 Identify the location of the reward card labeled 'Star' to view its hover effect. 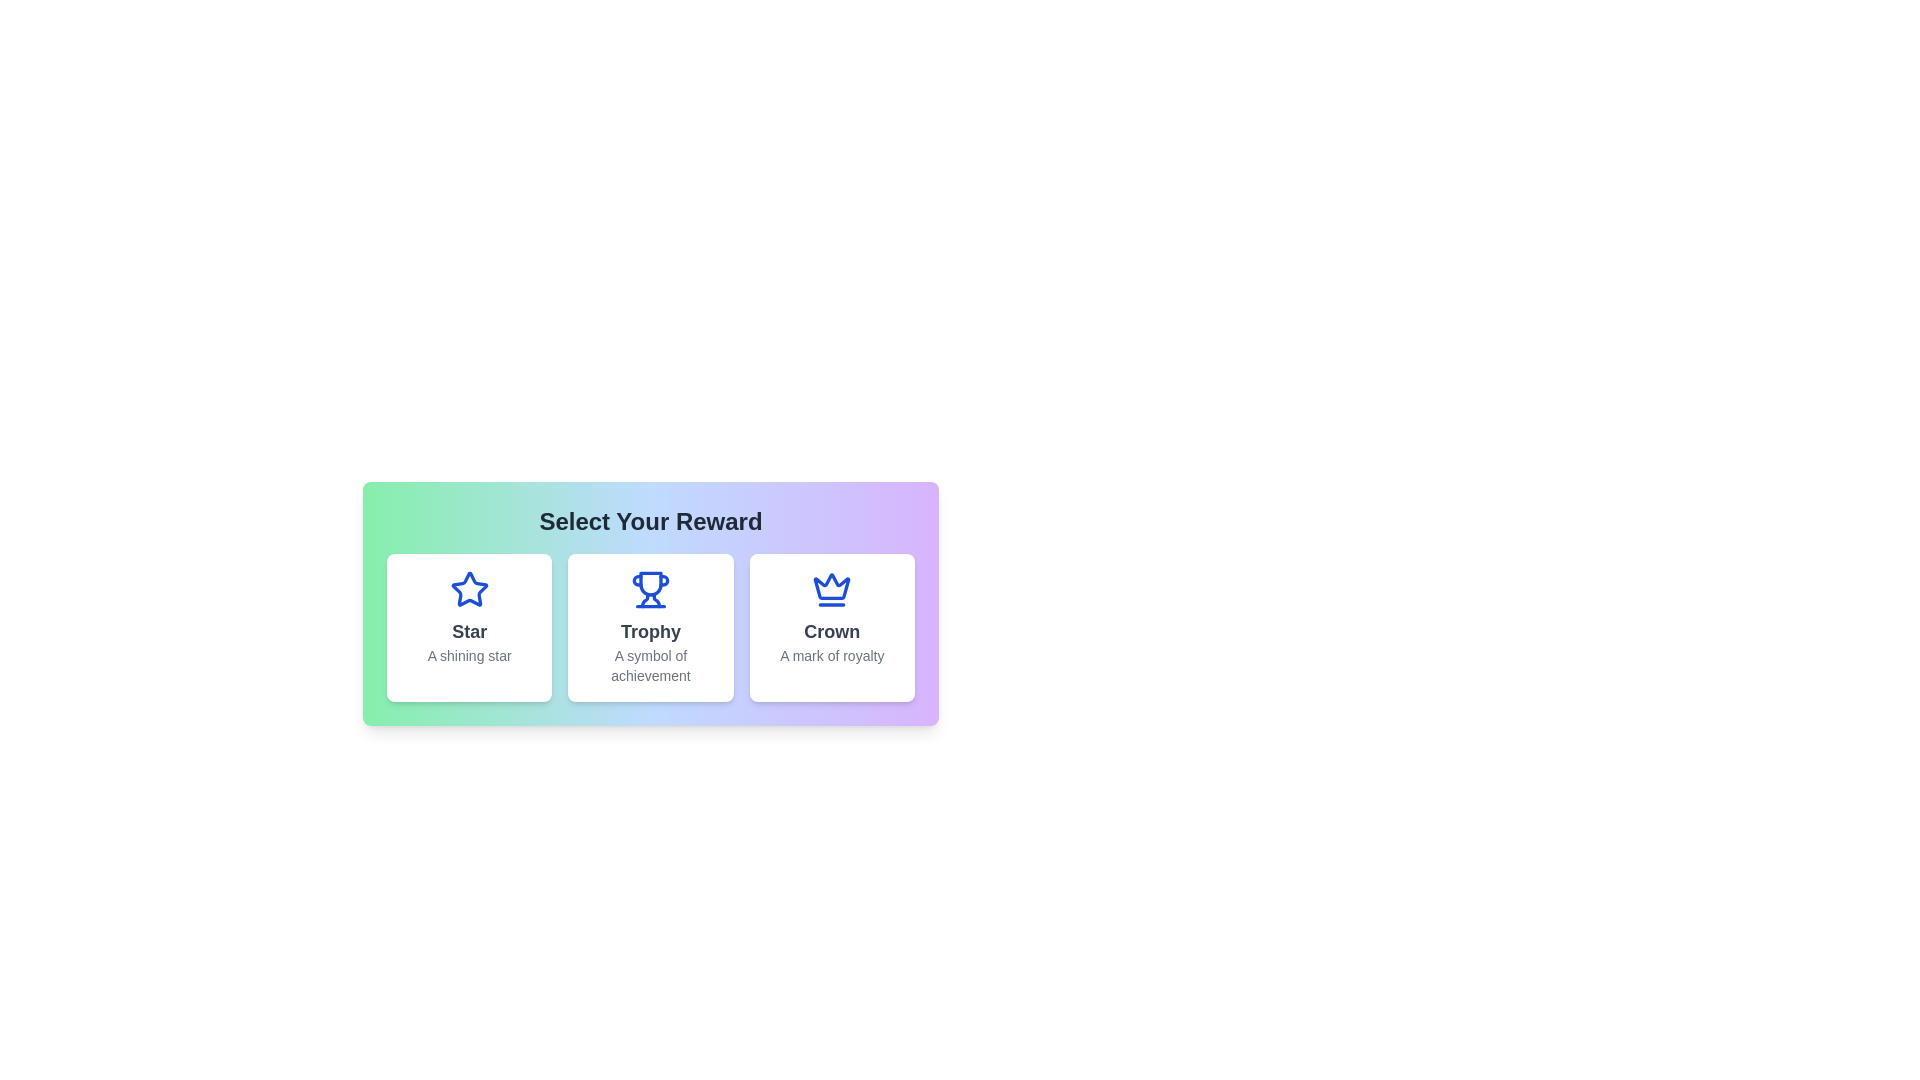
(468, 627).